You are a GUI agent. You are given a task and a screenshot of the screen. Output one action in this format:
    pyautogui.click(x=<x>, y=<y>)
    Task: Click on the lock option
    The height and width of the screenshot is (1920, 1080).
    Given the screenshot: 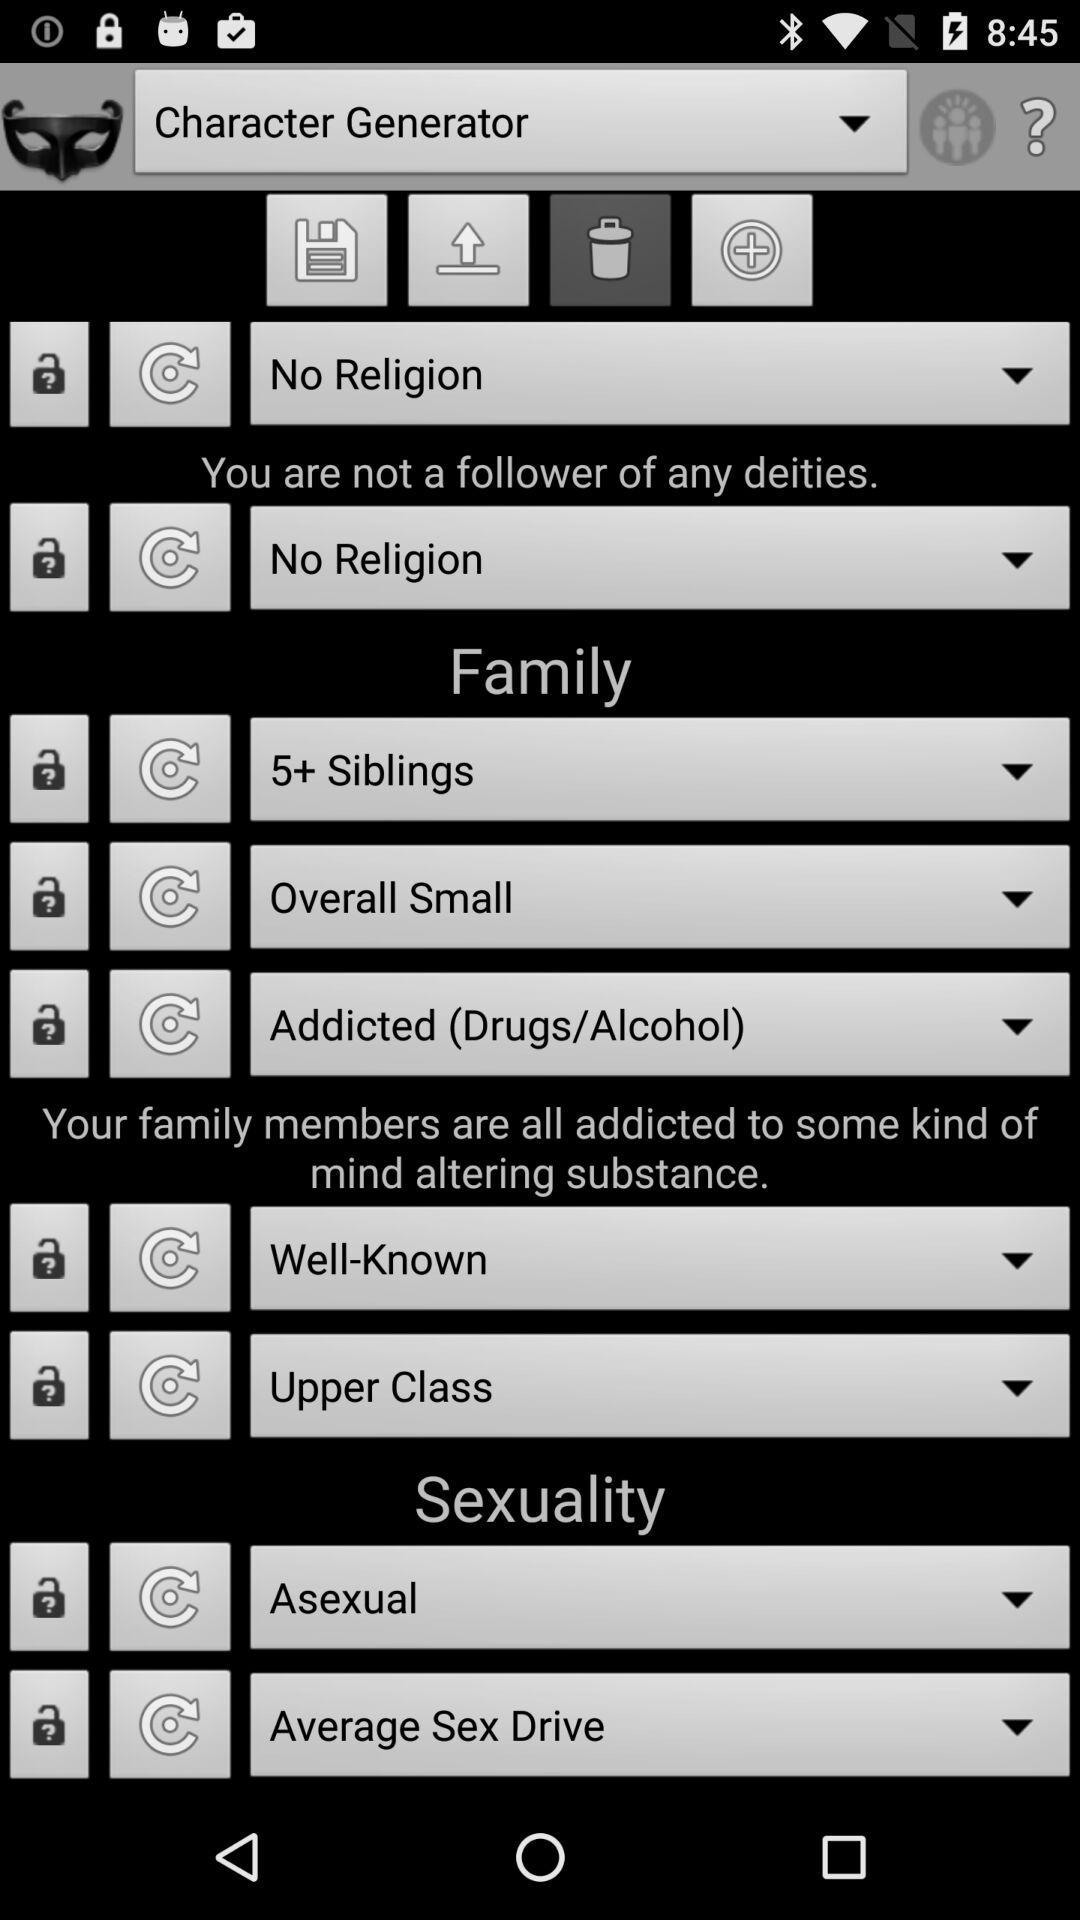 What is the action you would take?
    pyautogui.click(x=48, y=1262)
    